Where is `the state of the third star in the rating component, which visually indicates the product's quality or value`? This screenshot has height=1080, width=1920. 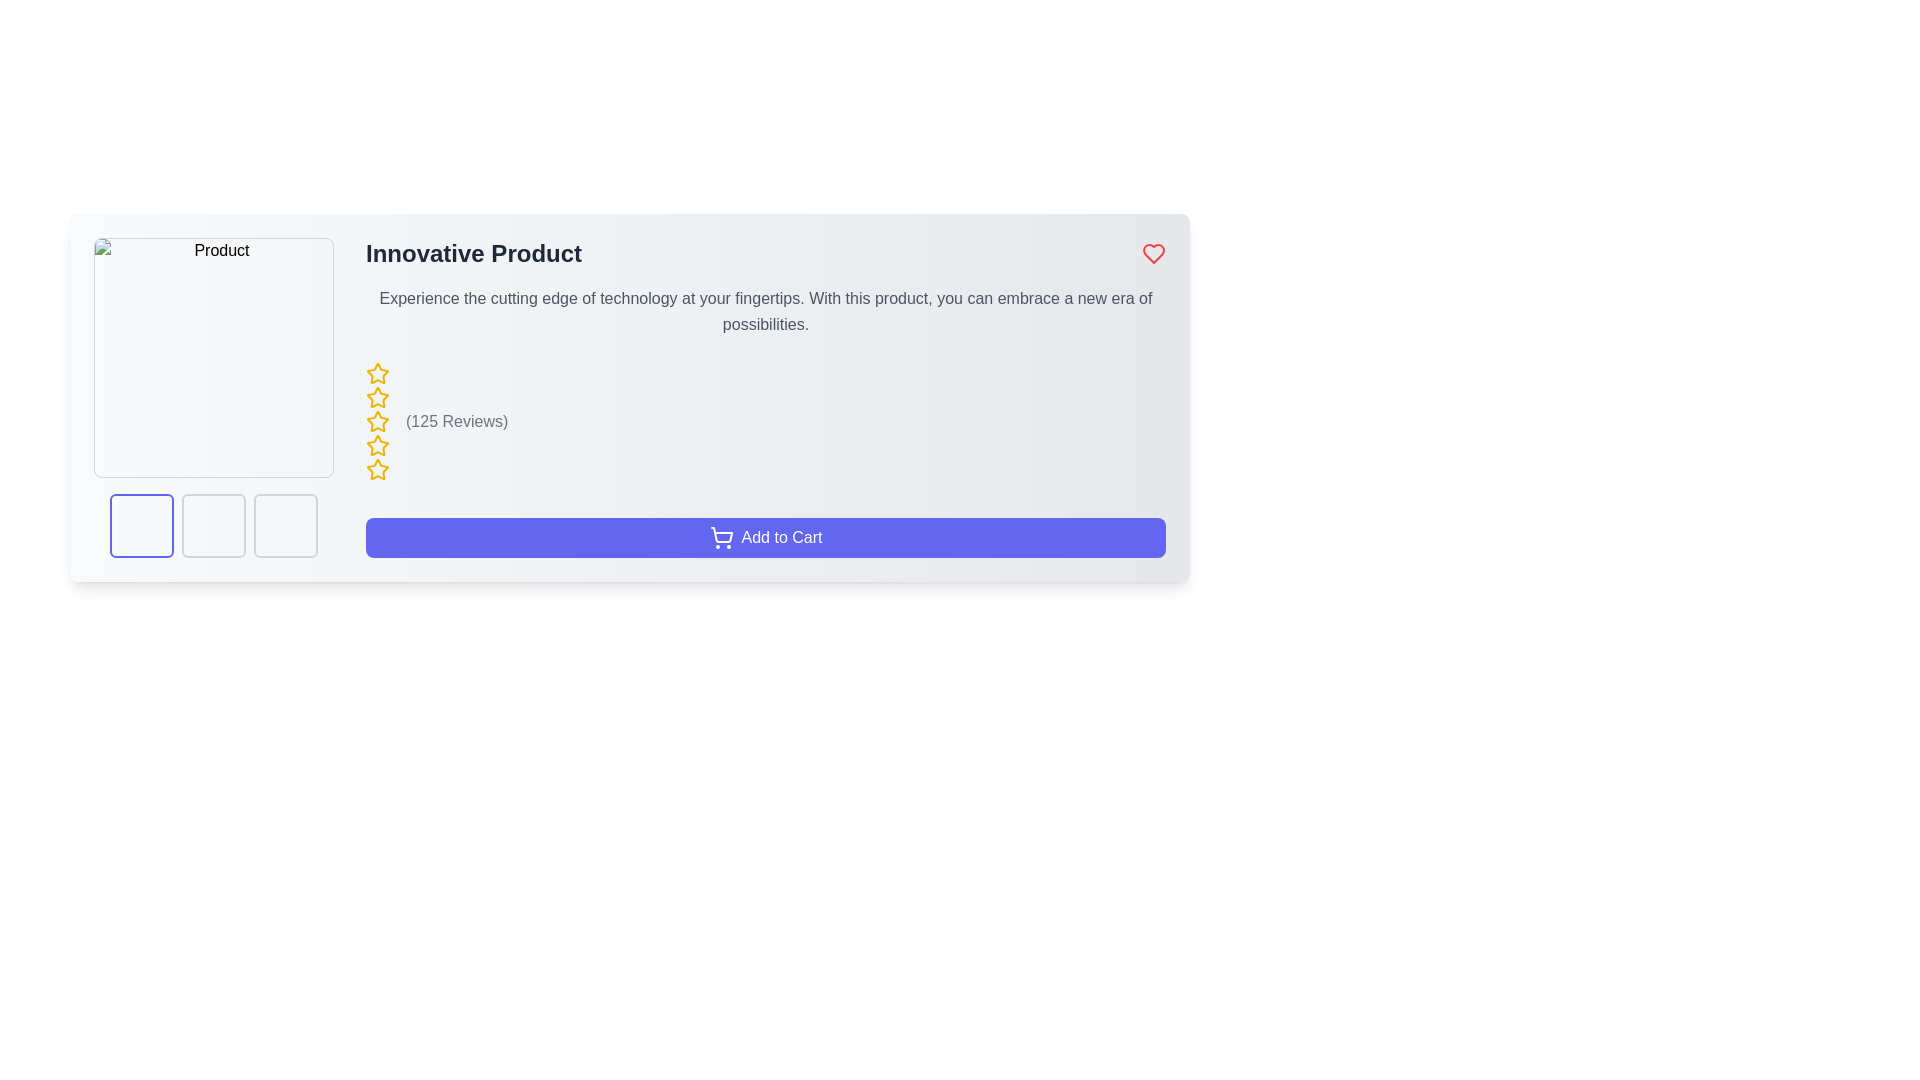
the state of the third star in the rating component, which visually indicates the product's quality or value is located at coordinates (378, 444).